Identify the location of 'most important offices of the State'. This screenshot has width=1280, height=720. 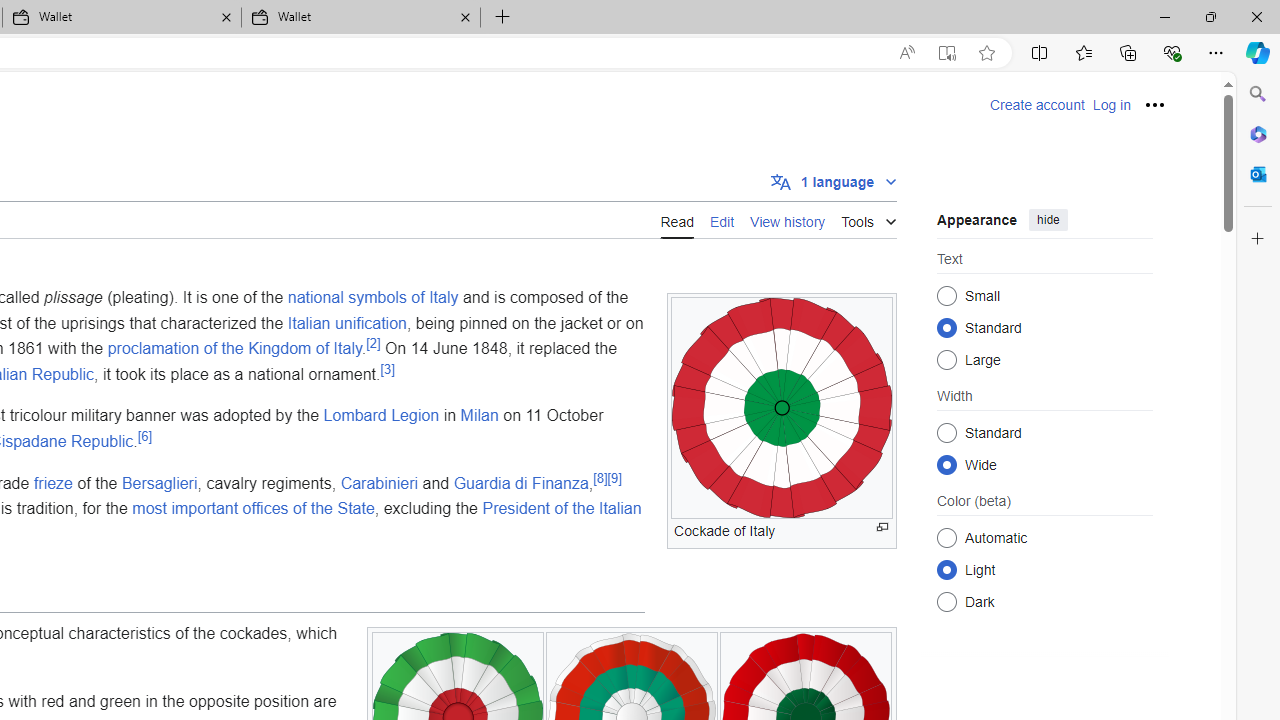
(252, 507).